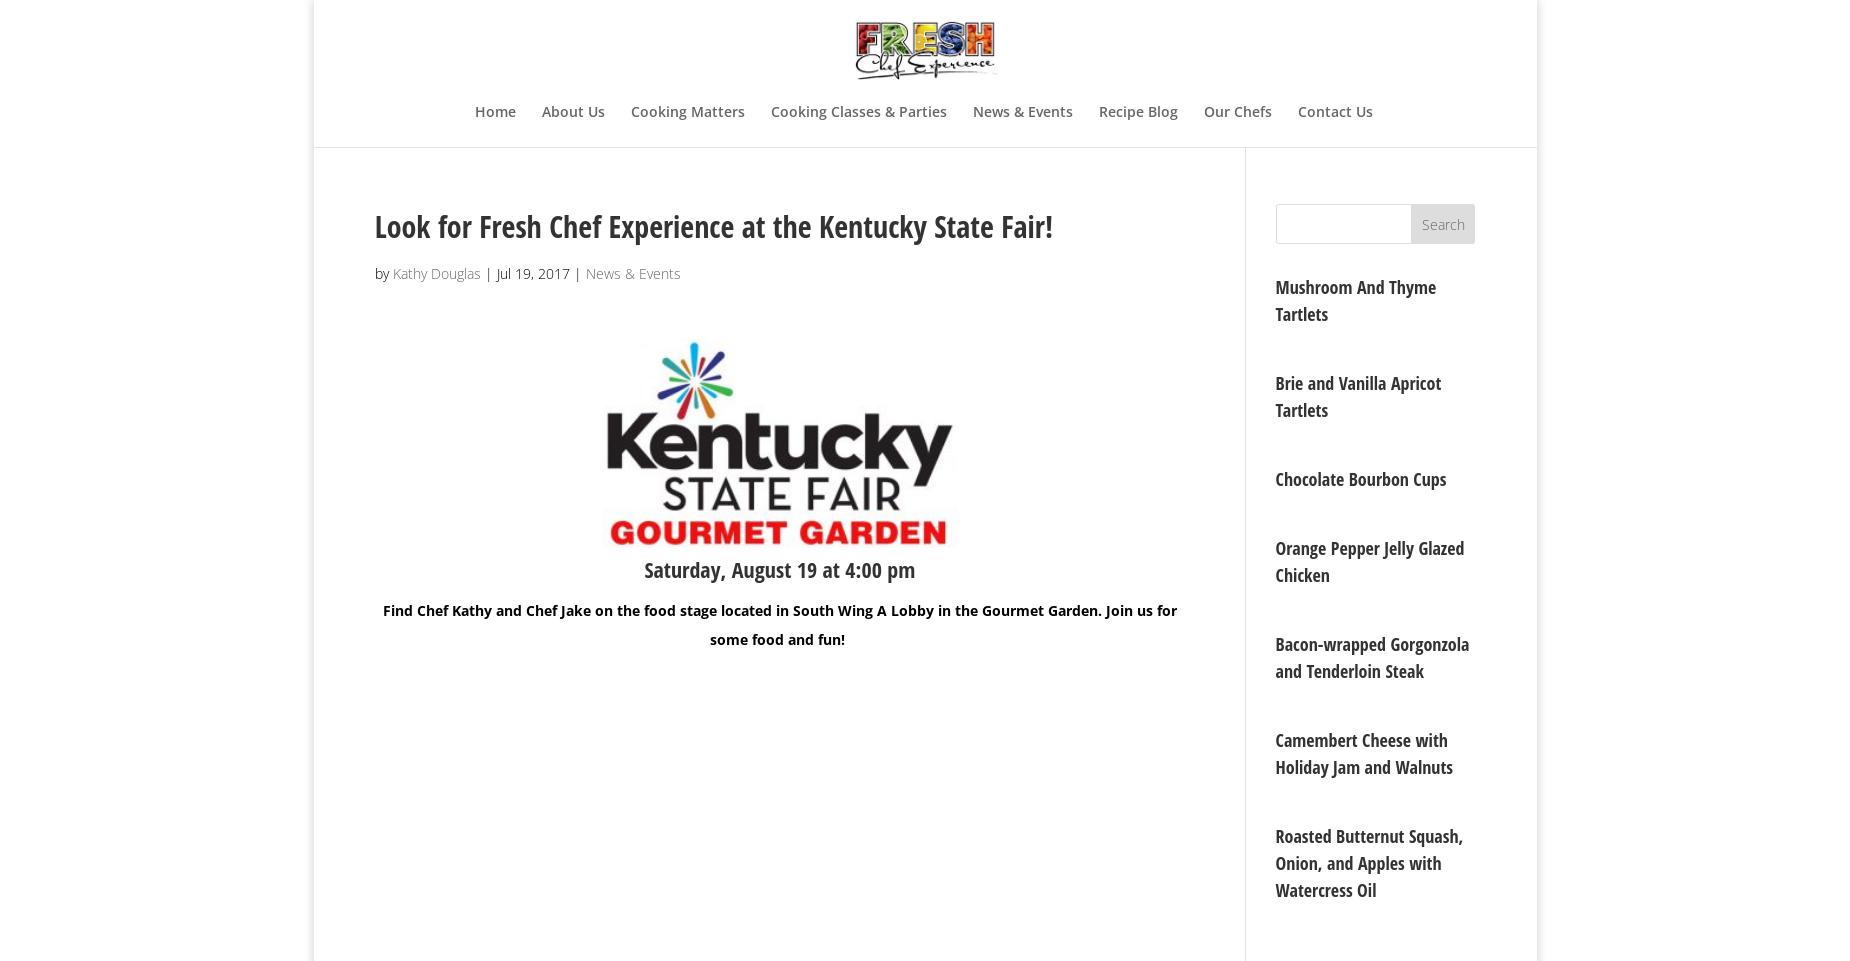  What do you see at coordinates (1354, 300) in the screenshot?
I see `'Mushroom And Thyme Tartlets'` at bounding box center [1354, 300].